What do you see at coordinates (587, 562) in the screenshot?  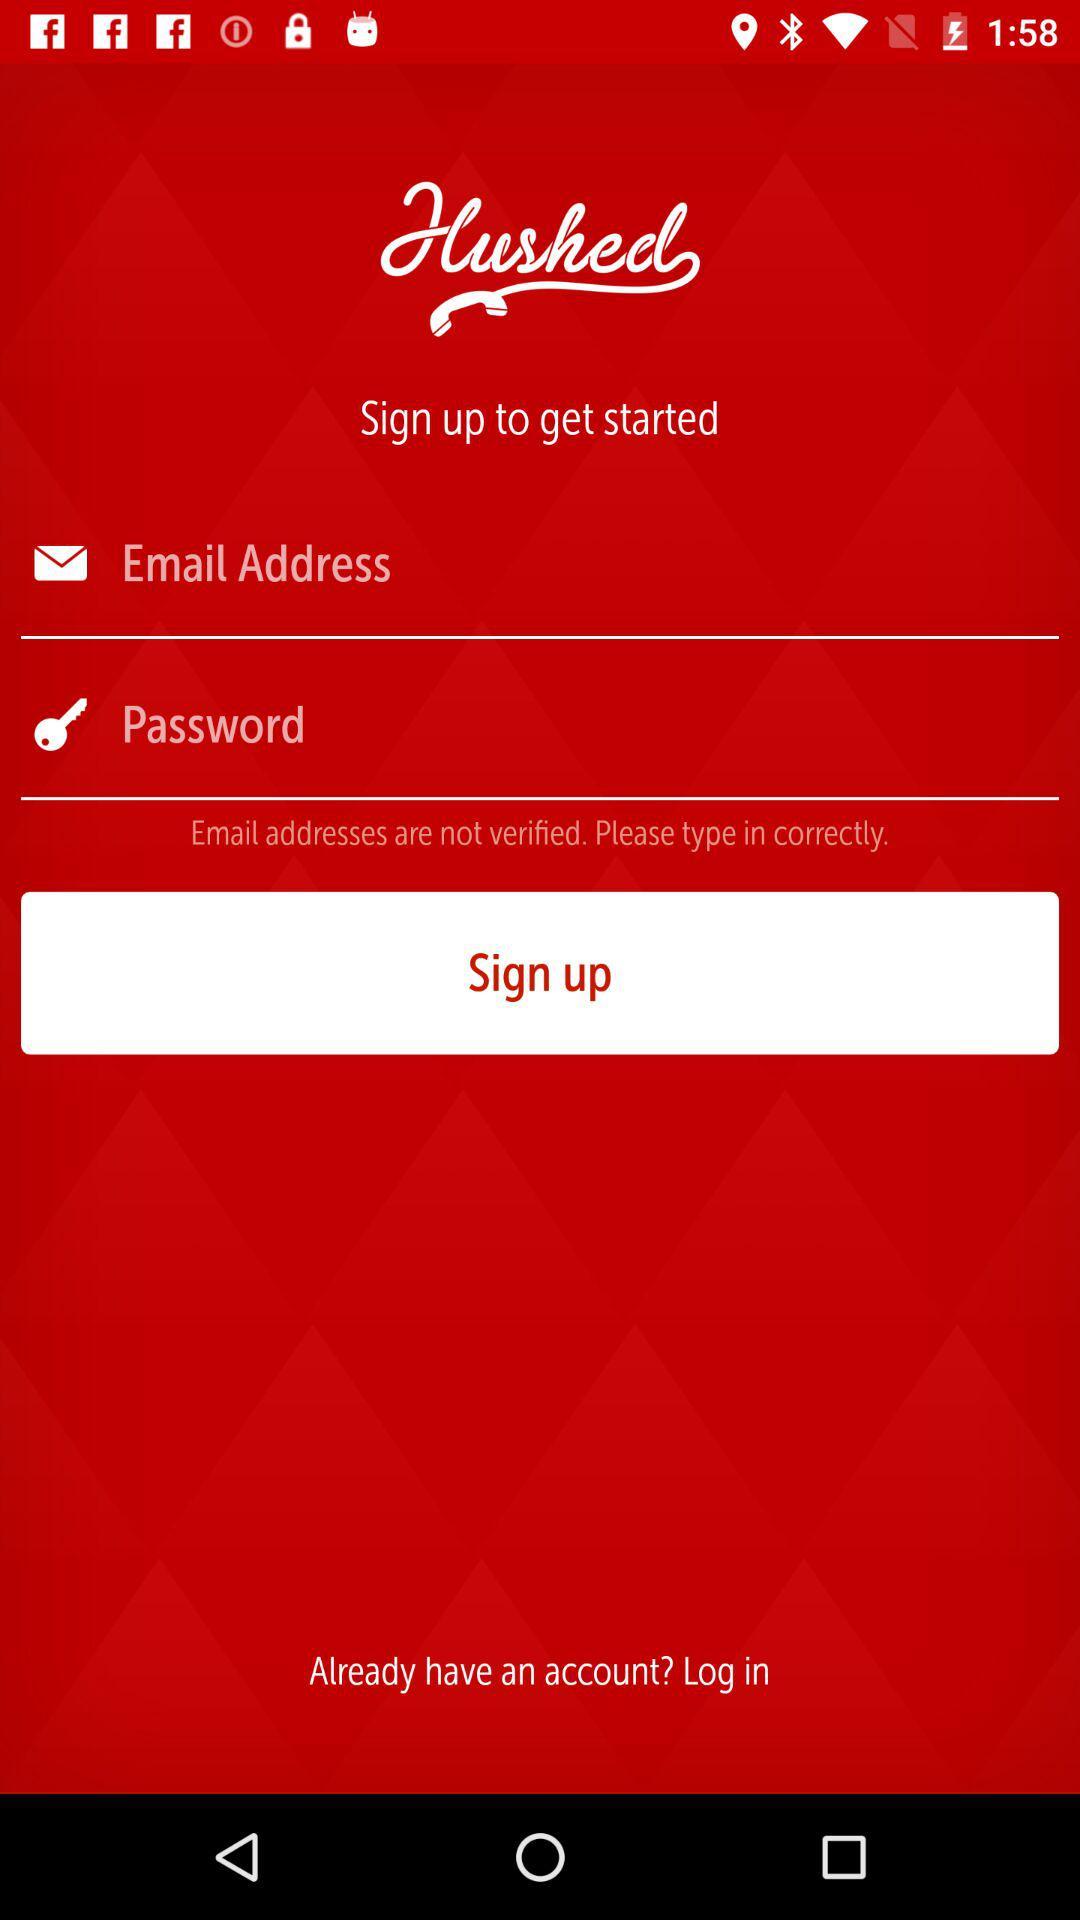 I see `the icon below the sign up to` at bounding box center [587, 562].